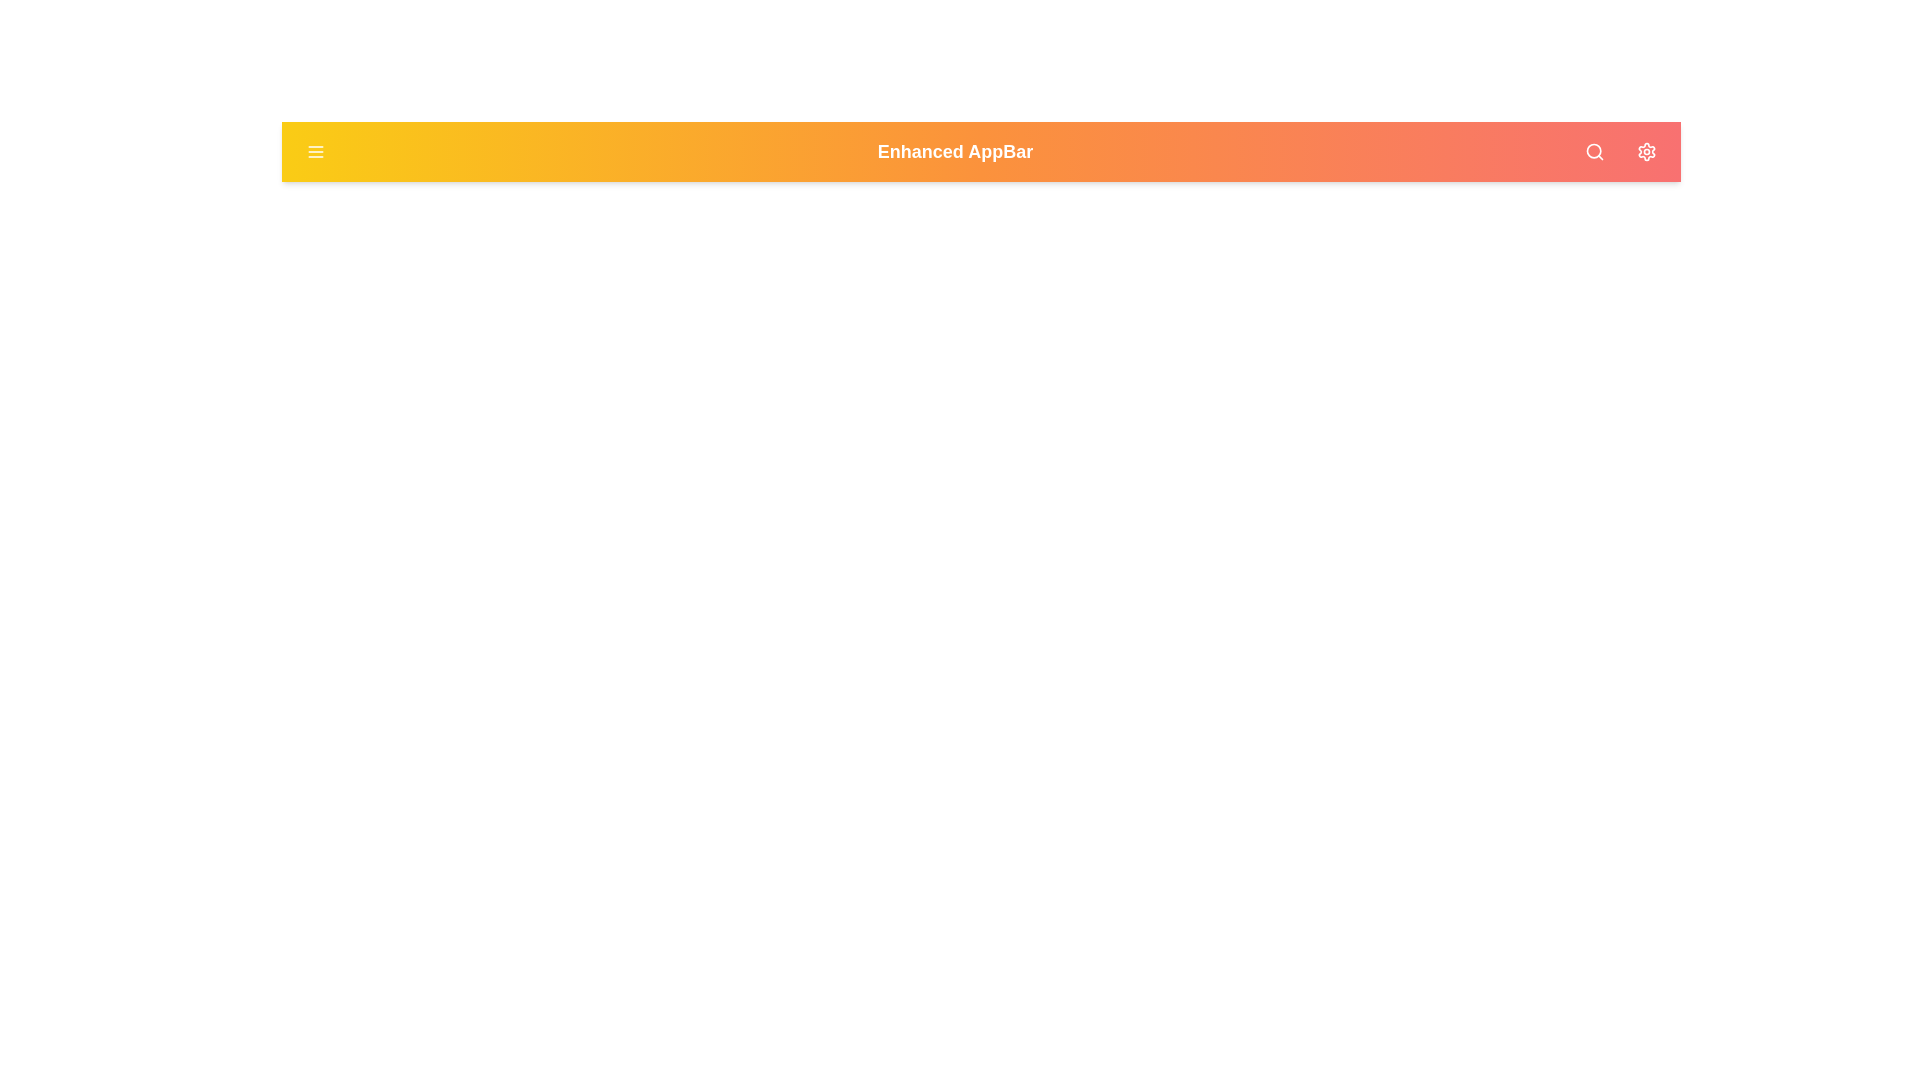  I want to click on the settings button located at the rightmost end of the app bar, so click(1646, 150).